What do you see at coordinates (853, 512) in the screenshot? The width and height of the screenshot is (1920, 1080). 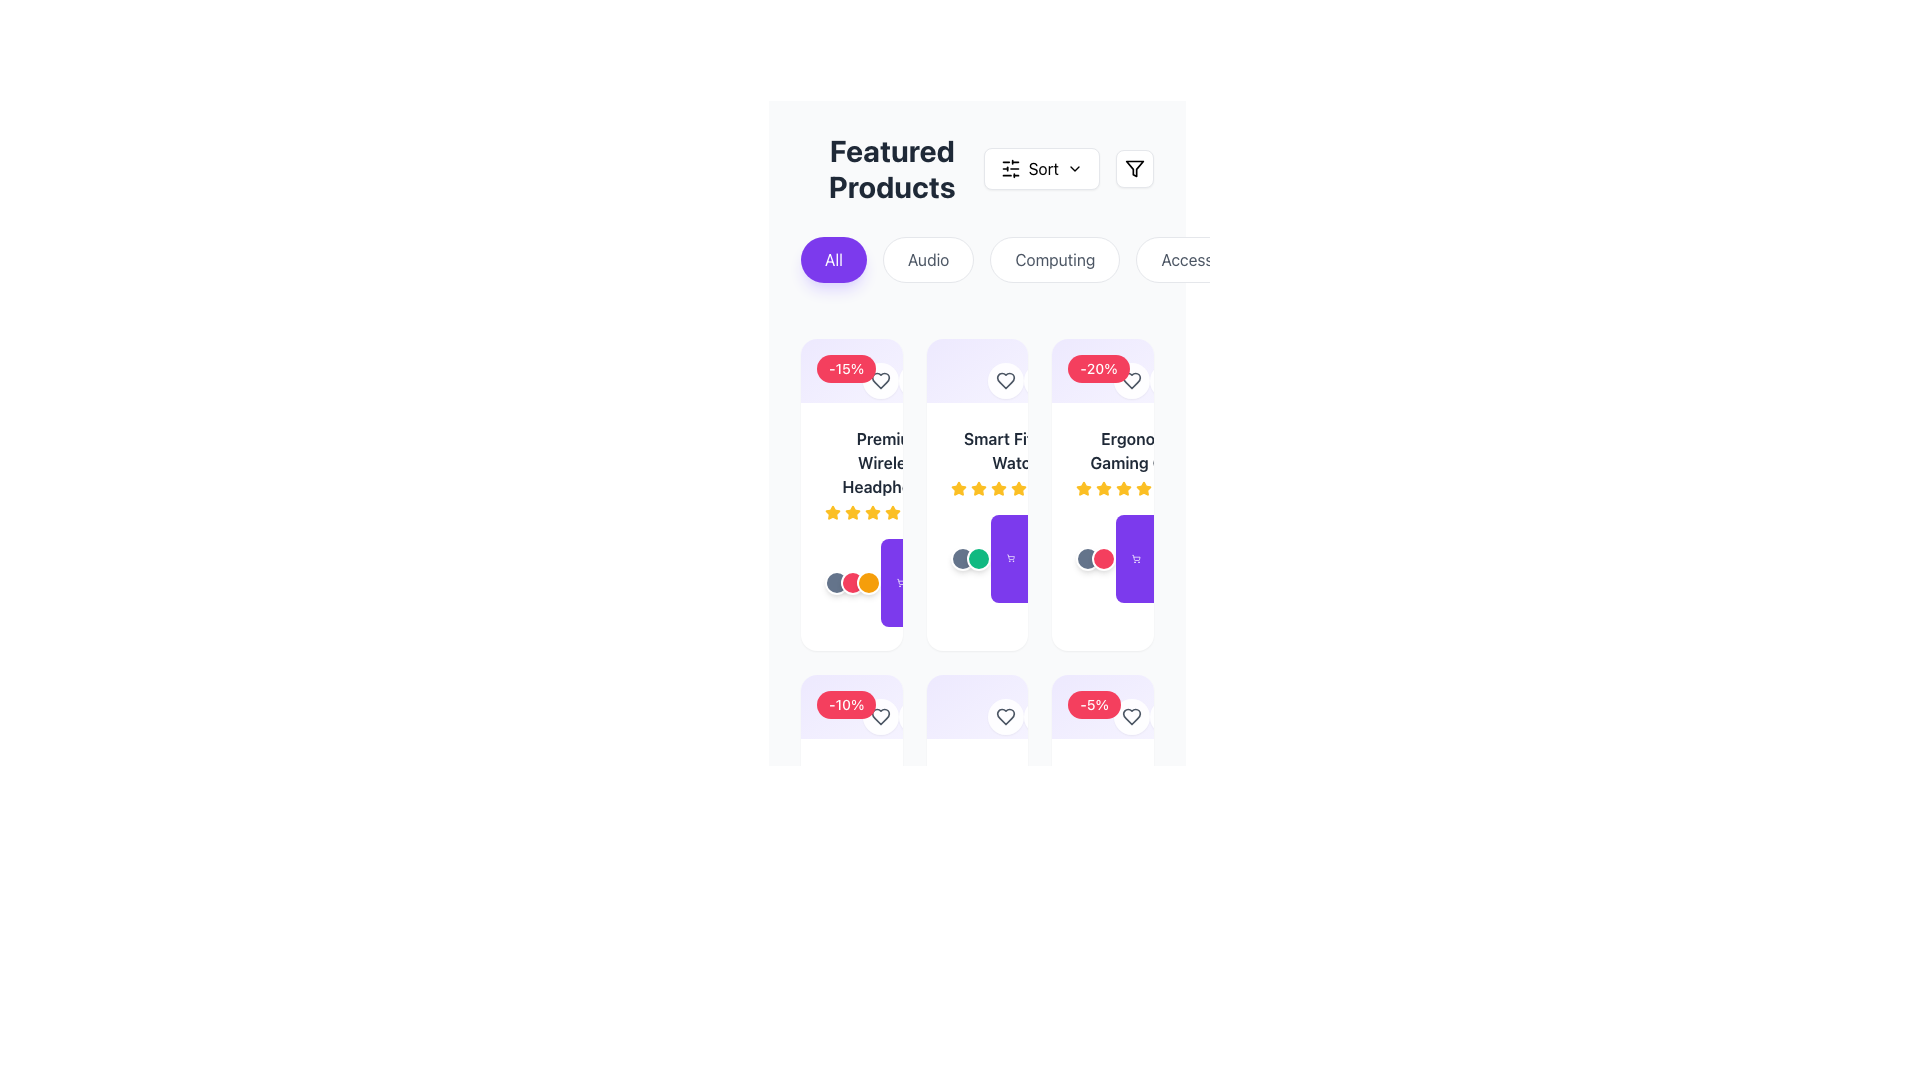 I see `the graphical appearance of the amber-yellow star icon in the rating control, which is the second star from the left` at bounding box center [853, 512].